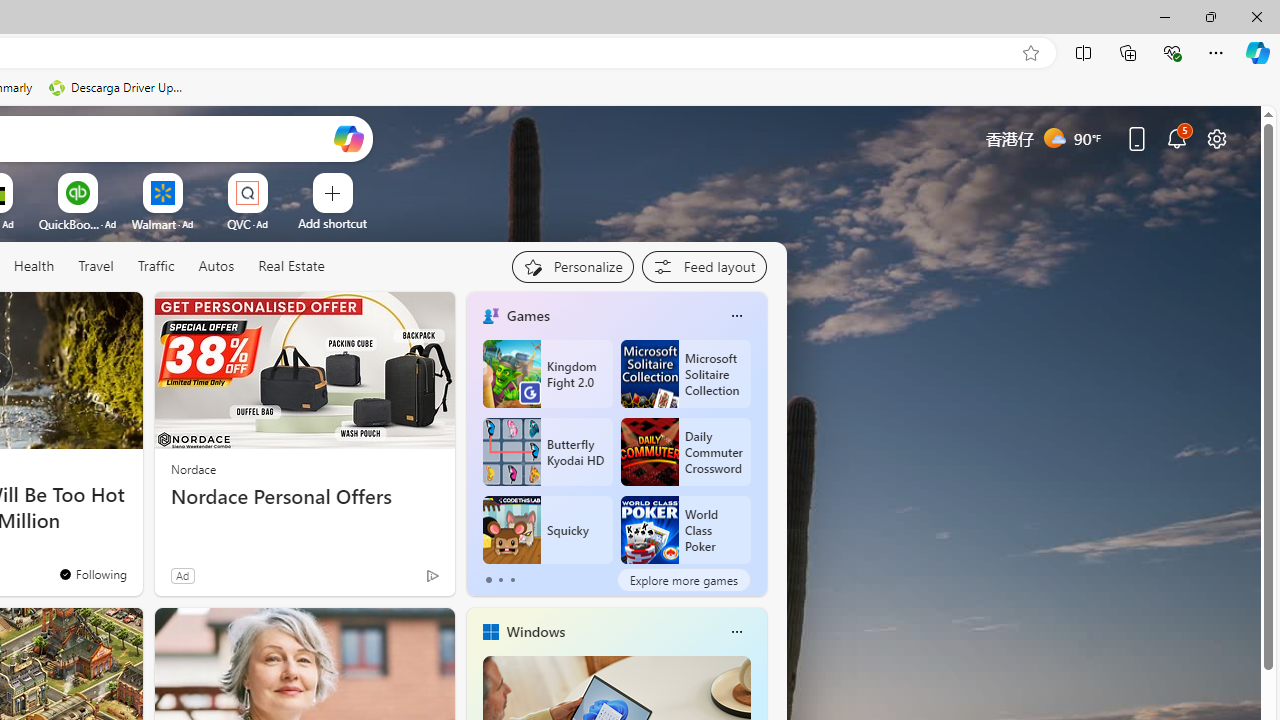 The image size is (1280, 720). Describe the element at coordinates (500, 579) in the screenshot. I see `'tab-1'` at that location.